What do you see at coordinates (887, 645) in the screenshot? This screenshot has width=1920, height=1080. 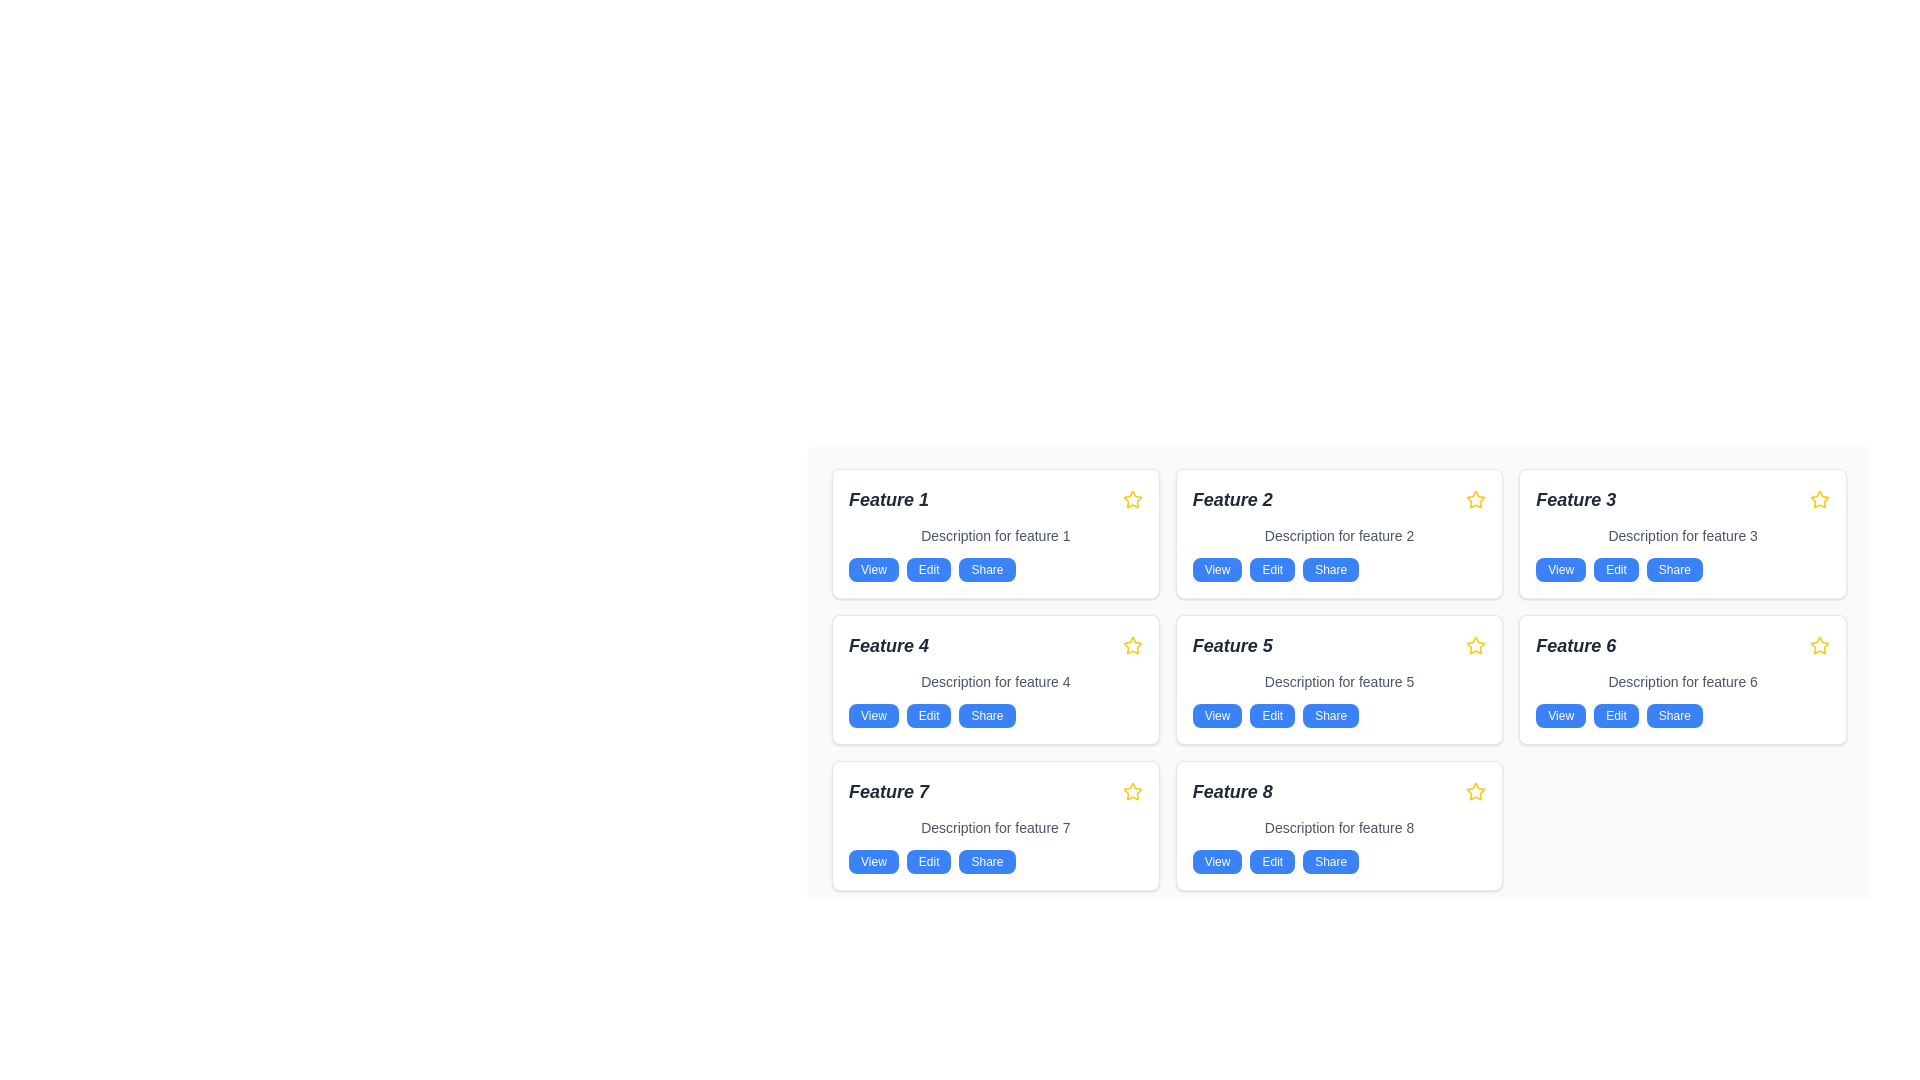 I see `the Text Label that serves as the title for the feature card located in the second row, first column of the grid layout` at bounding box center [887, 645].